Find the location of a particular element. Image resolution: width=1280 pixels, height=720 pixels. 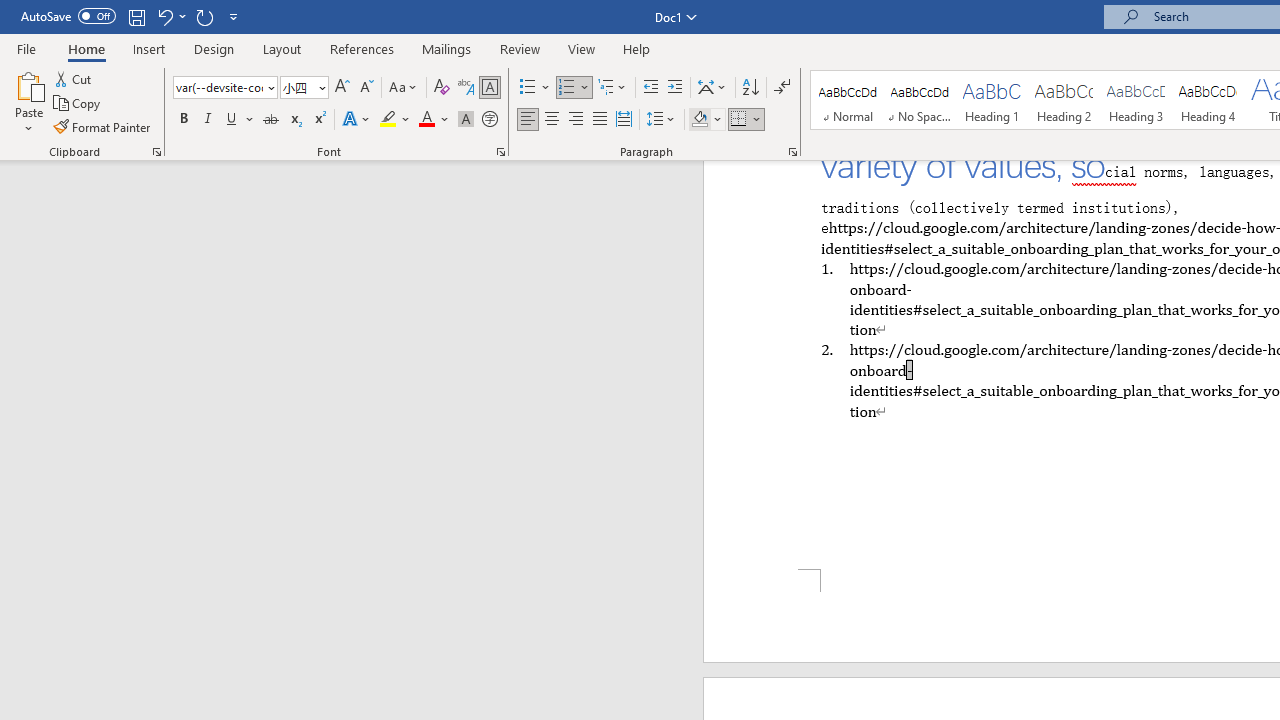

'Character Shading' is located at coordinates (464, 119).